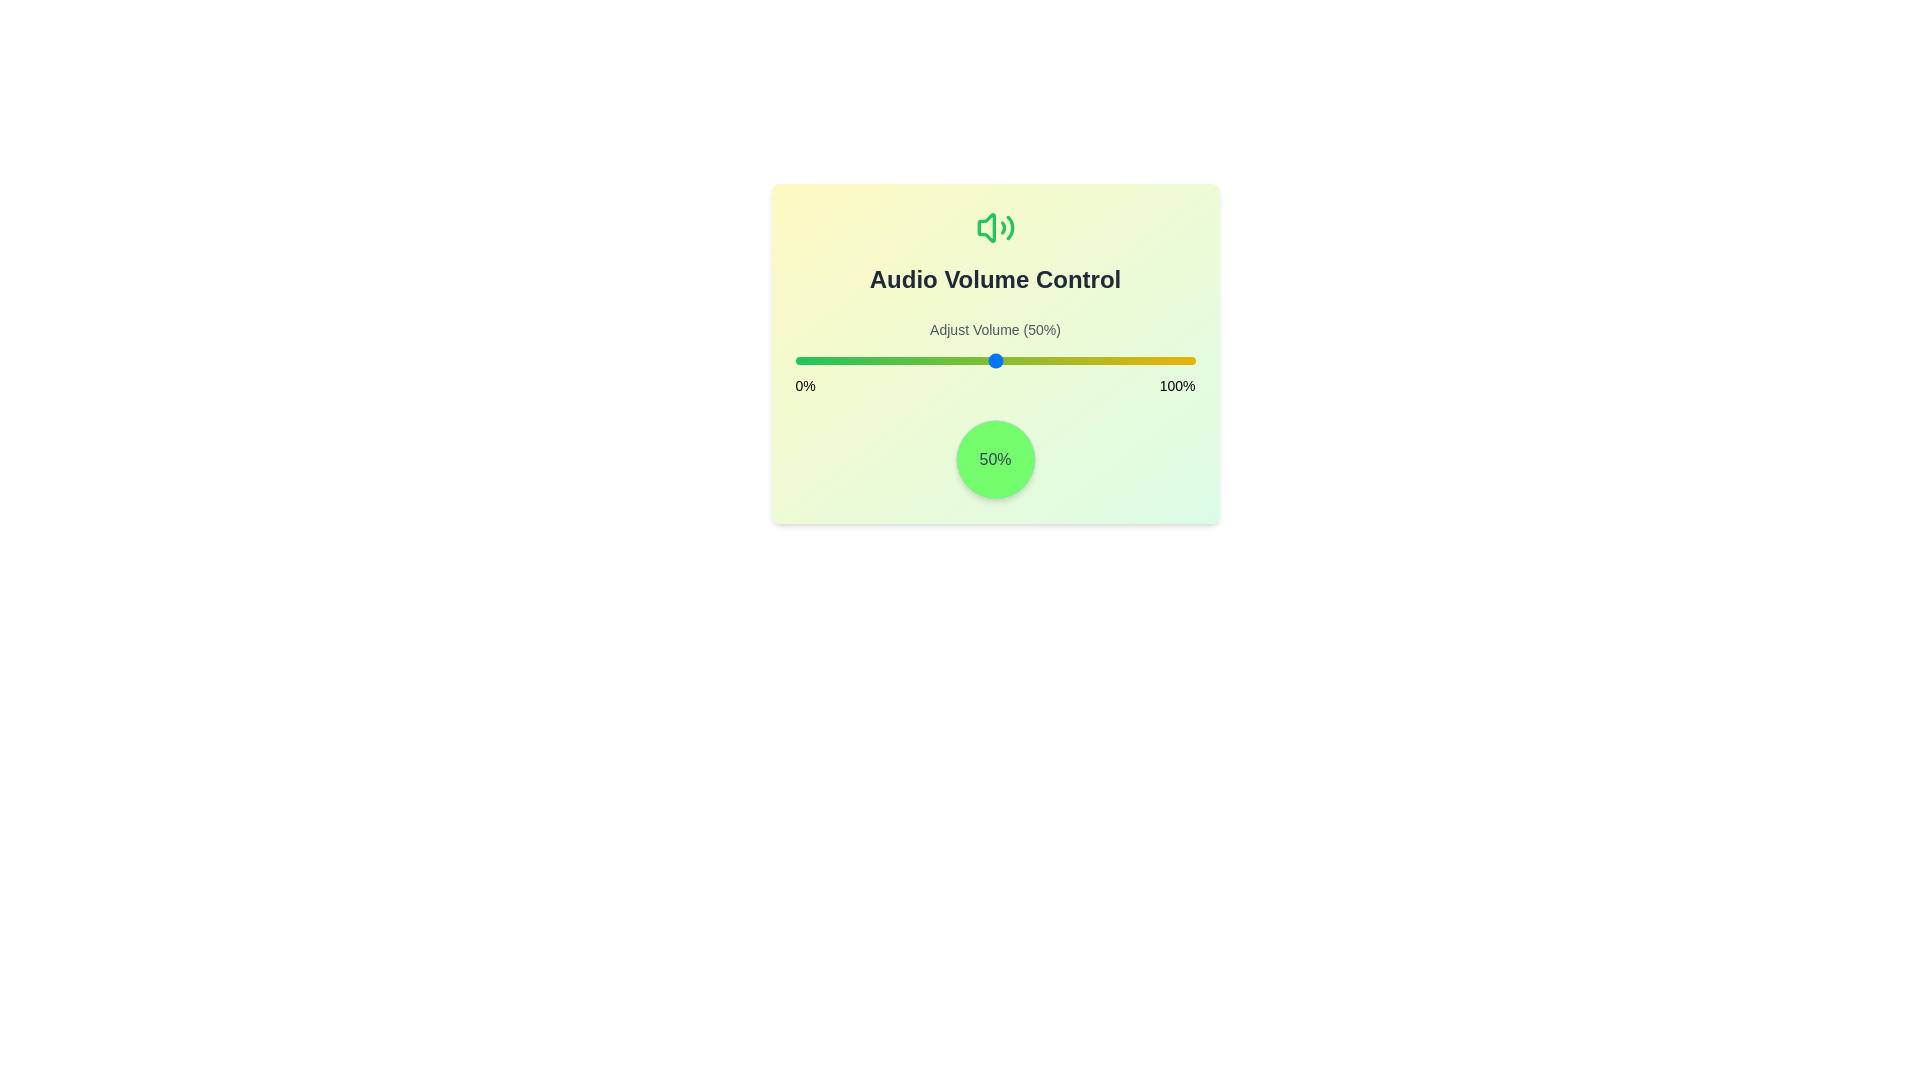 This screenshot has height=1080, width=1920. Describe the element at coordinates (1175, 361) in the screenshot. I see `the volume to 95% by dragging the slider` at that location.